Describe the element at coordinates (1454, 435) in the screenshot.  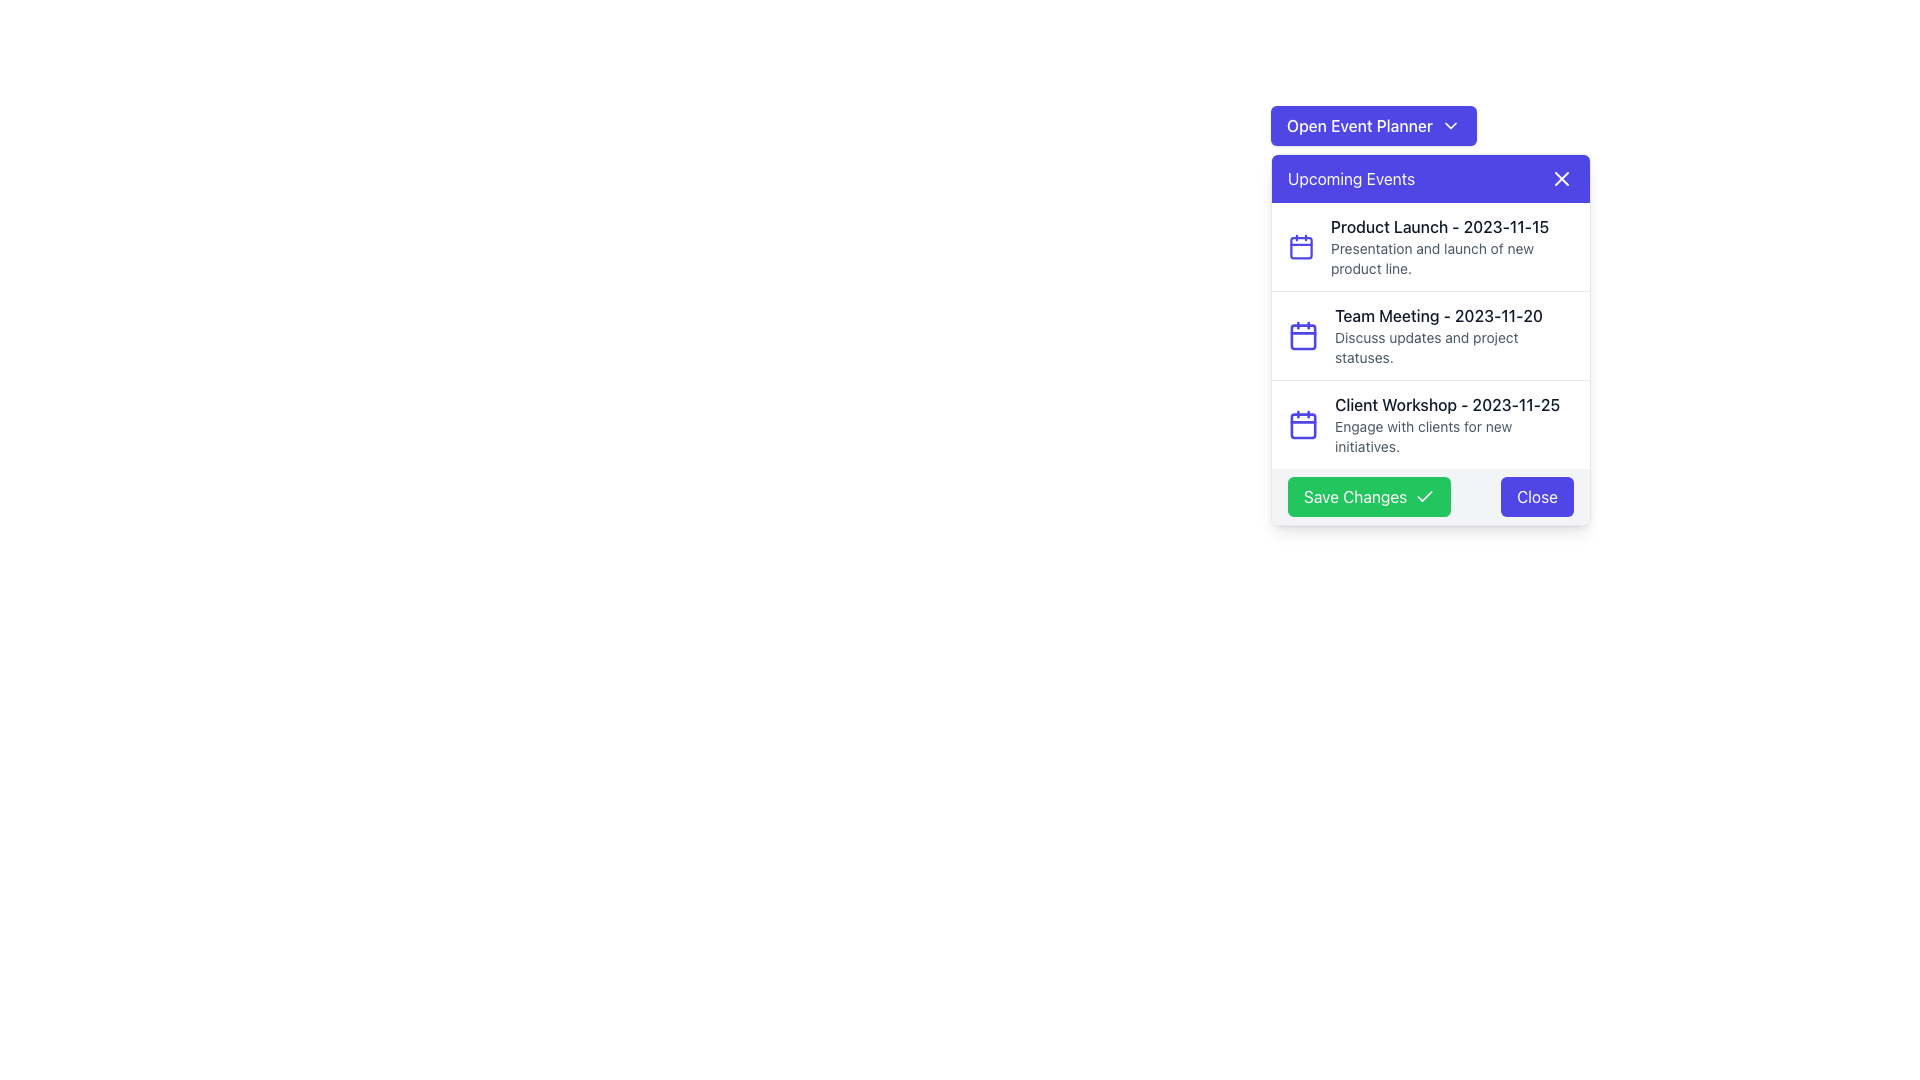
I see `brief description text located below the 'Client Workshop - 2023-11-25' event title, which provides additional context about the event` at that location.